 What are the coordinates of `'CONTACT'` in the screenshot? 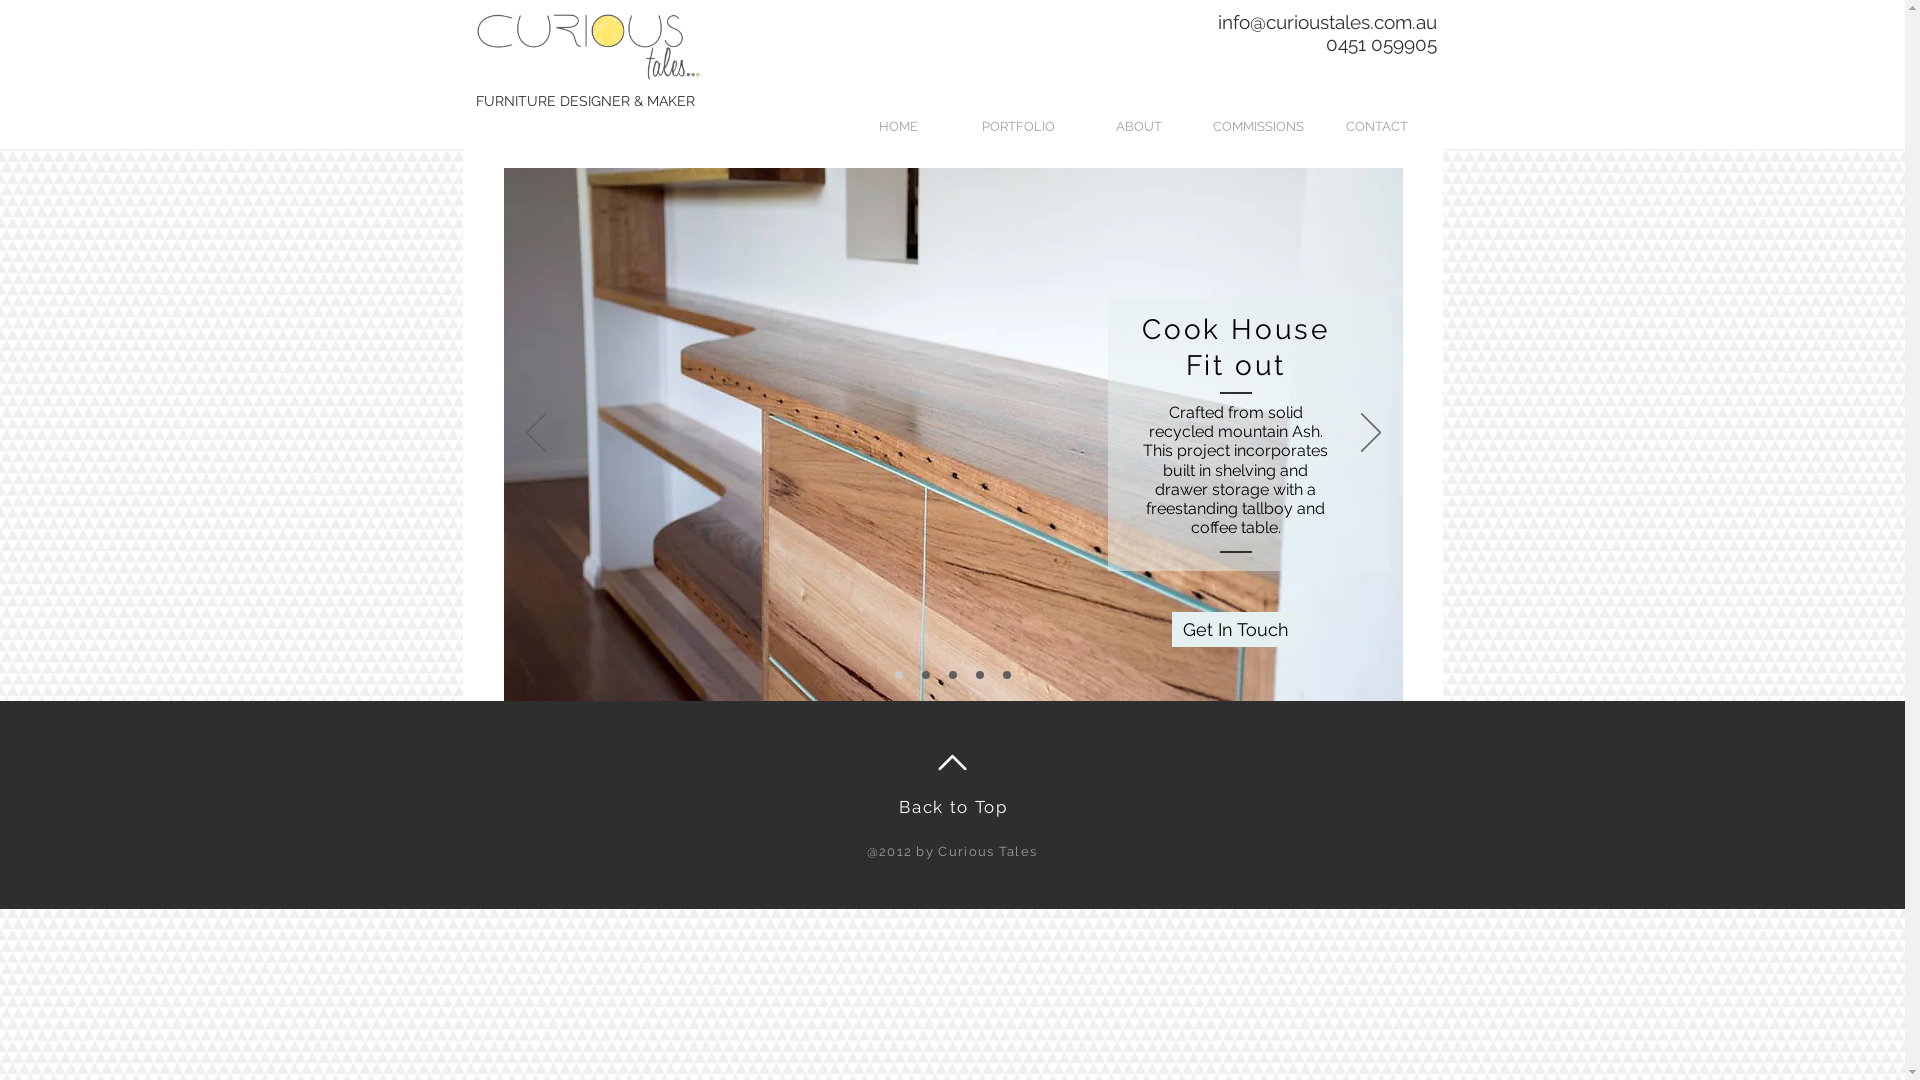 It's located at (1375, 126).